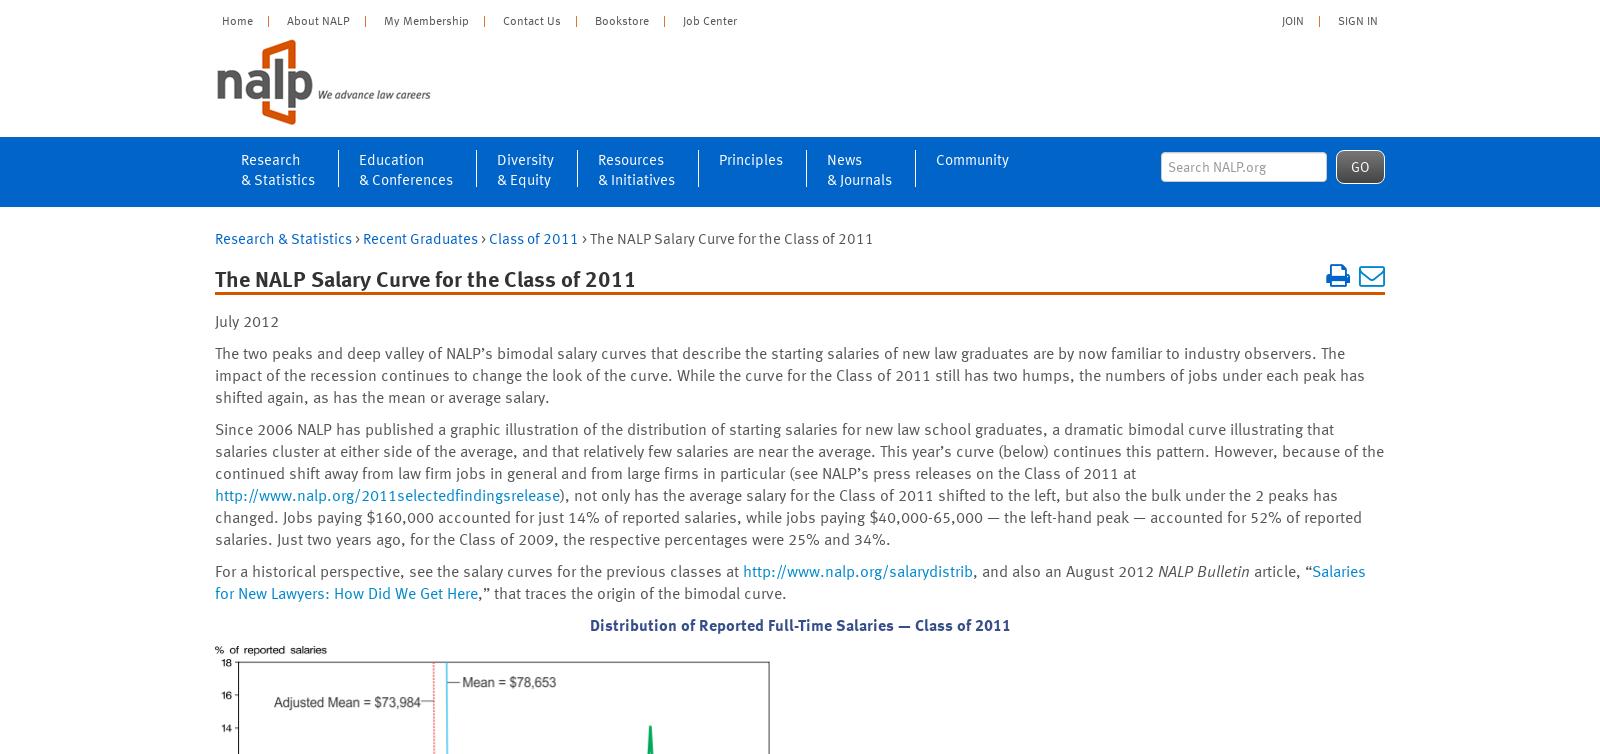 The width and height of the screenshot is (1600, 754). What do you see at coordinates (425, 19) in the screenshot?
I see `'My Membership'` at bounding box center [425, 19].